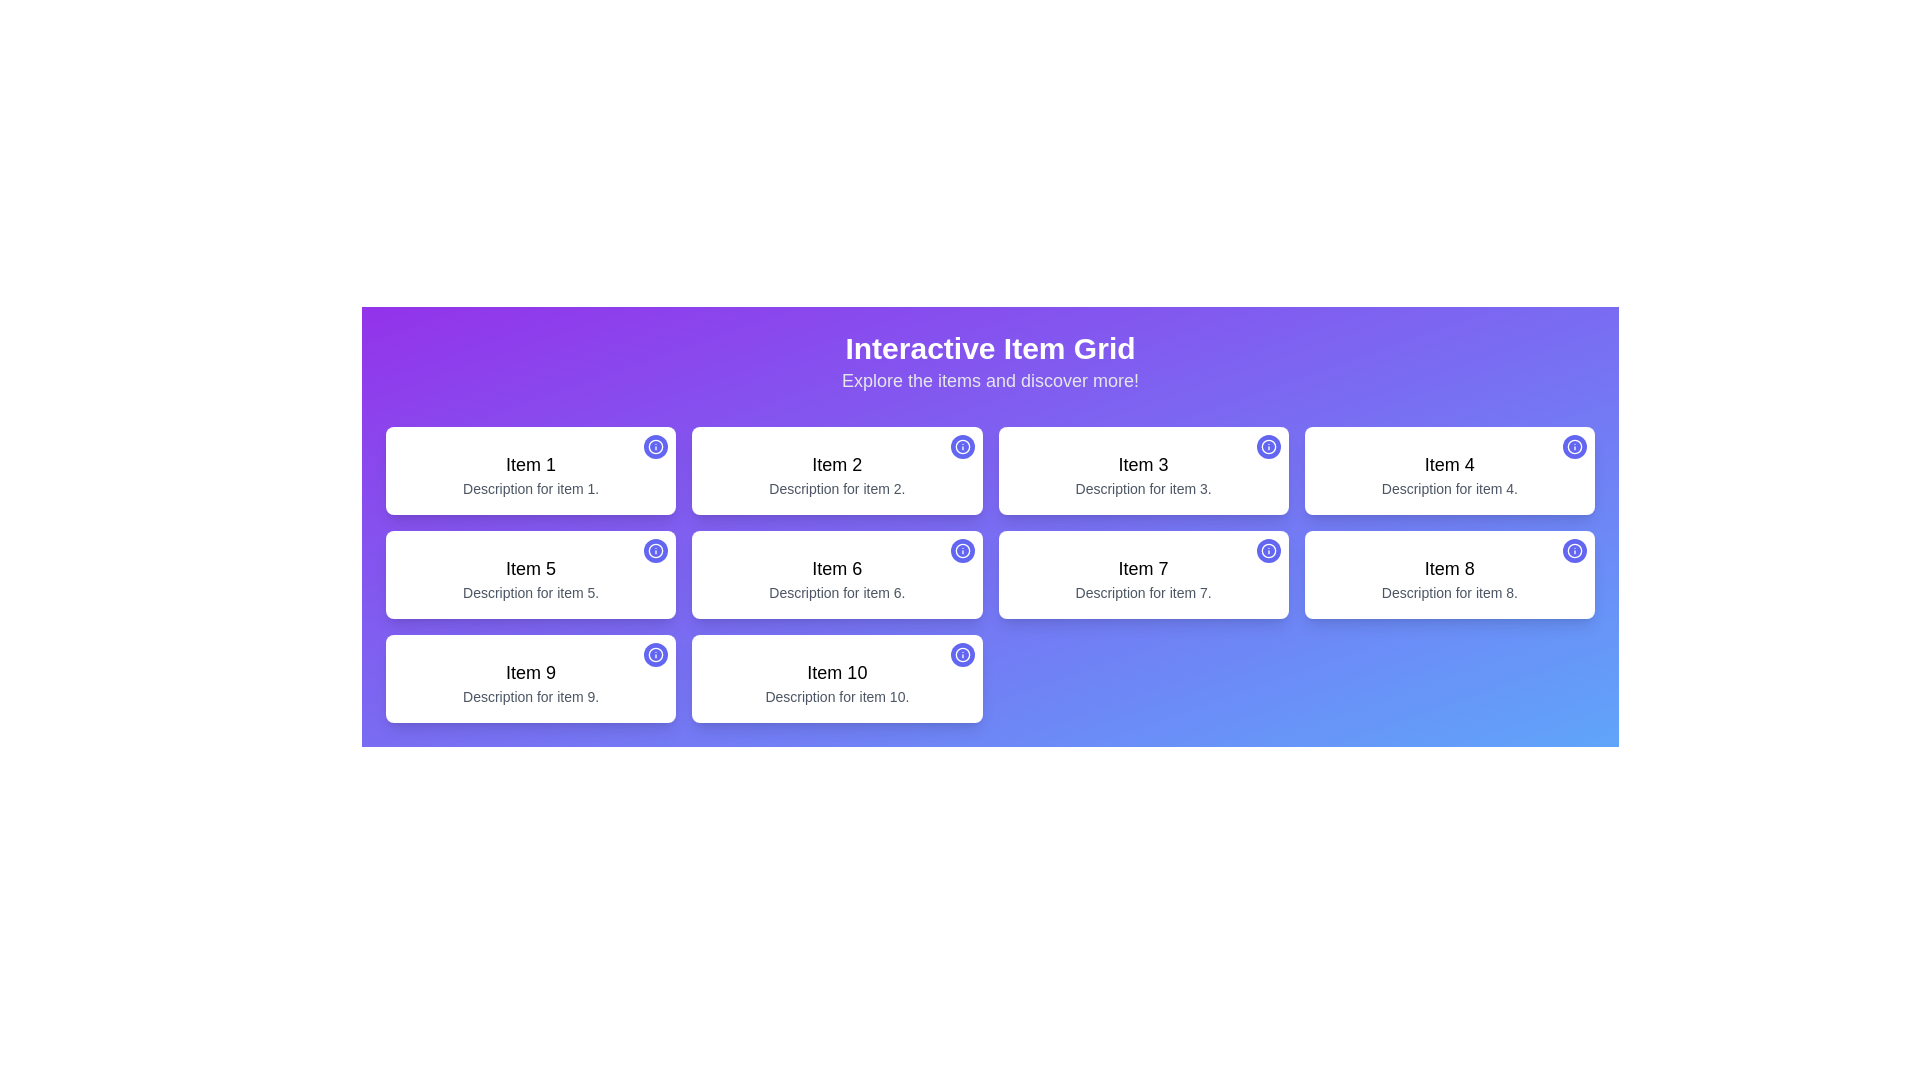  Describe the element at coordinates (837, 465) in the screenshot. I see `the text label displaying 'Item 2', which is located in the top row of the grid view, between 'Item 1' and 'Item 3'` at that location.